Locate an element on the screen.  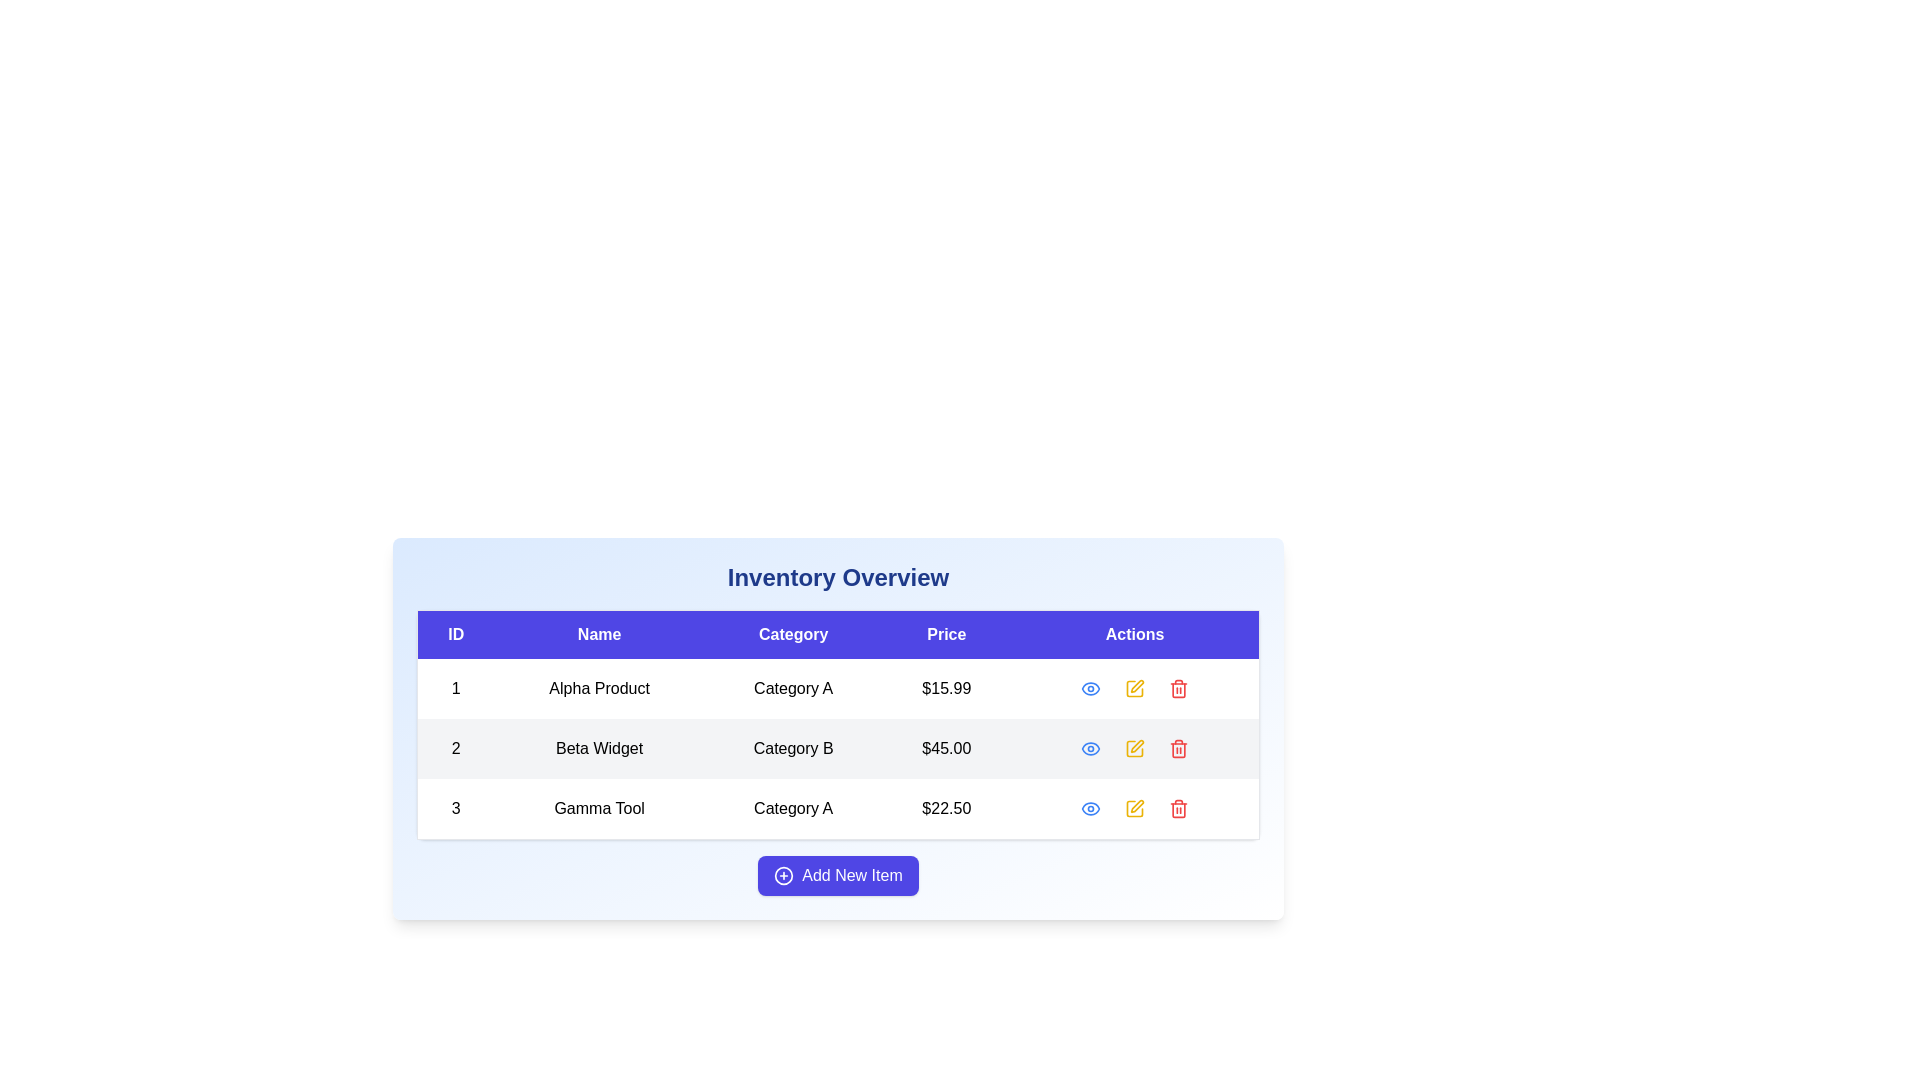
the delete icon button located in the second row of the table under the 'Actions' column for keyboard interaction is located at coordinates (1179, 748).